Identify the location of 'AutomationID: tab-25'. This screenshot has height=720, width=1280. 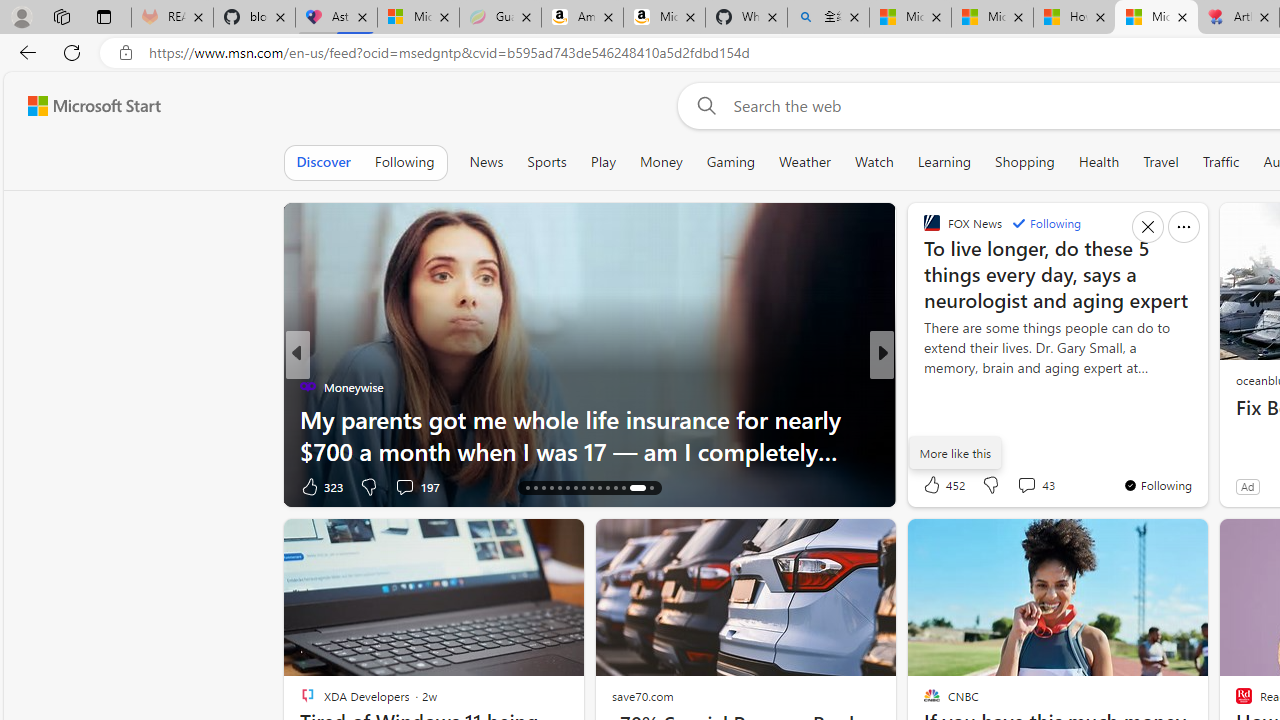
(598, 488).